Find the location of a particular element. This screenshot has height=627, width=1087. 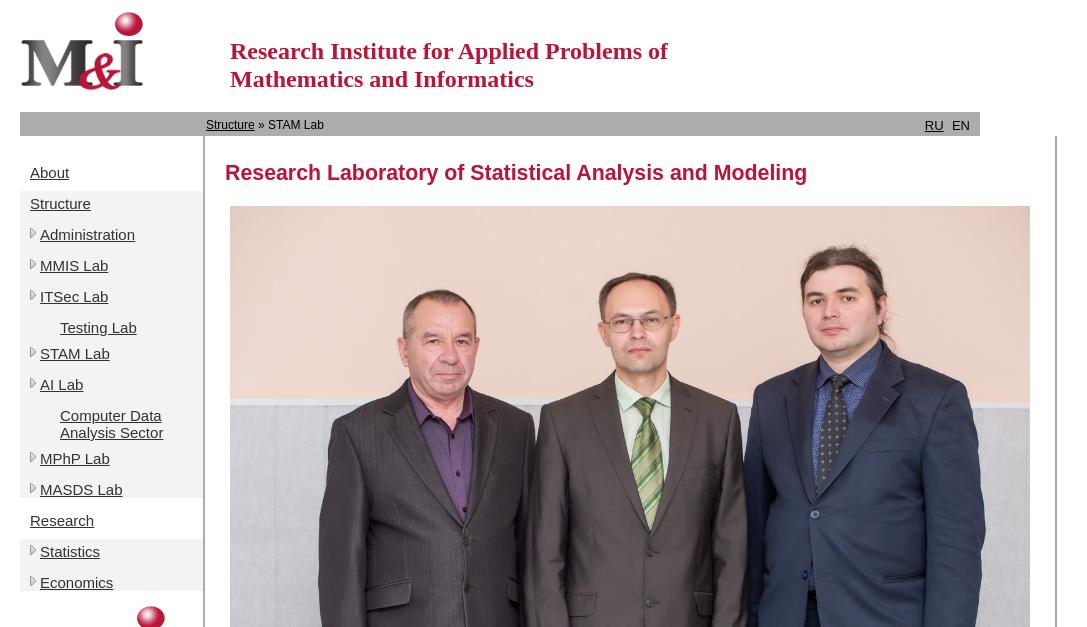

'AI Lab' is located at coordinates (61, 384).